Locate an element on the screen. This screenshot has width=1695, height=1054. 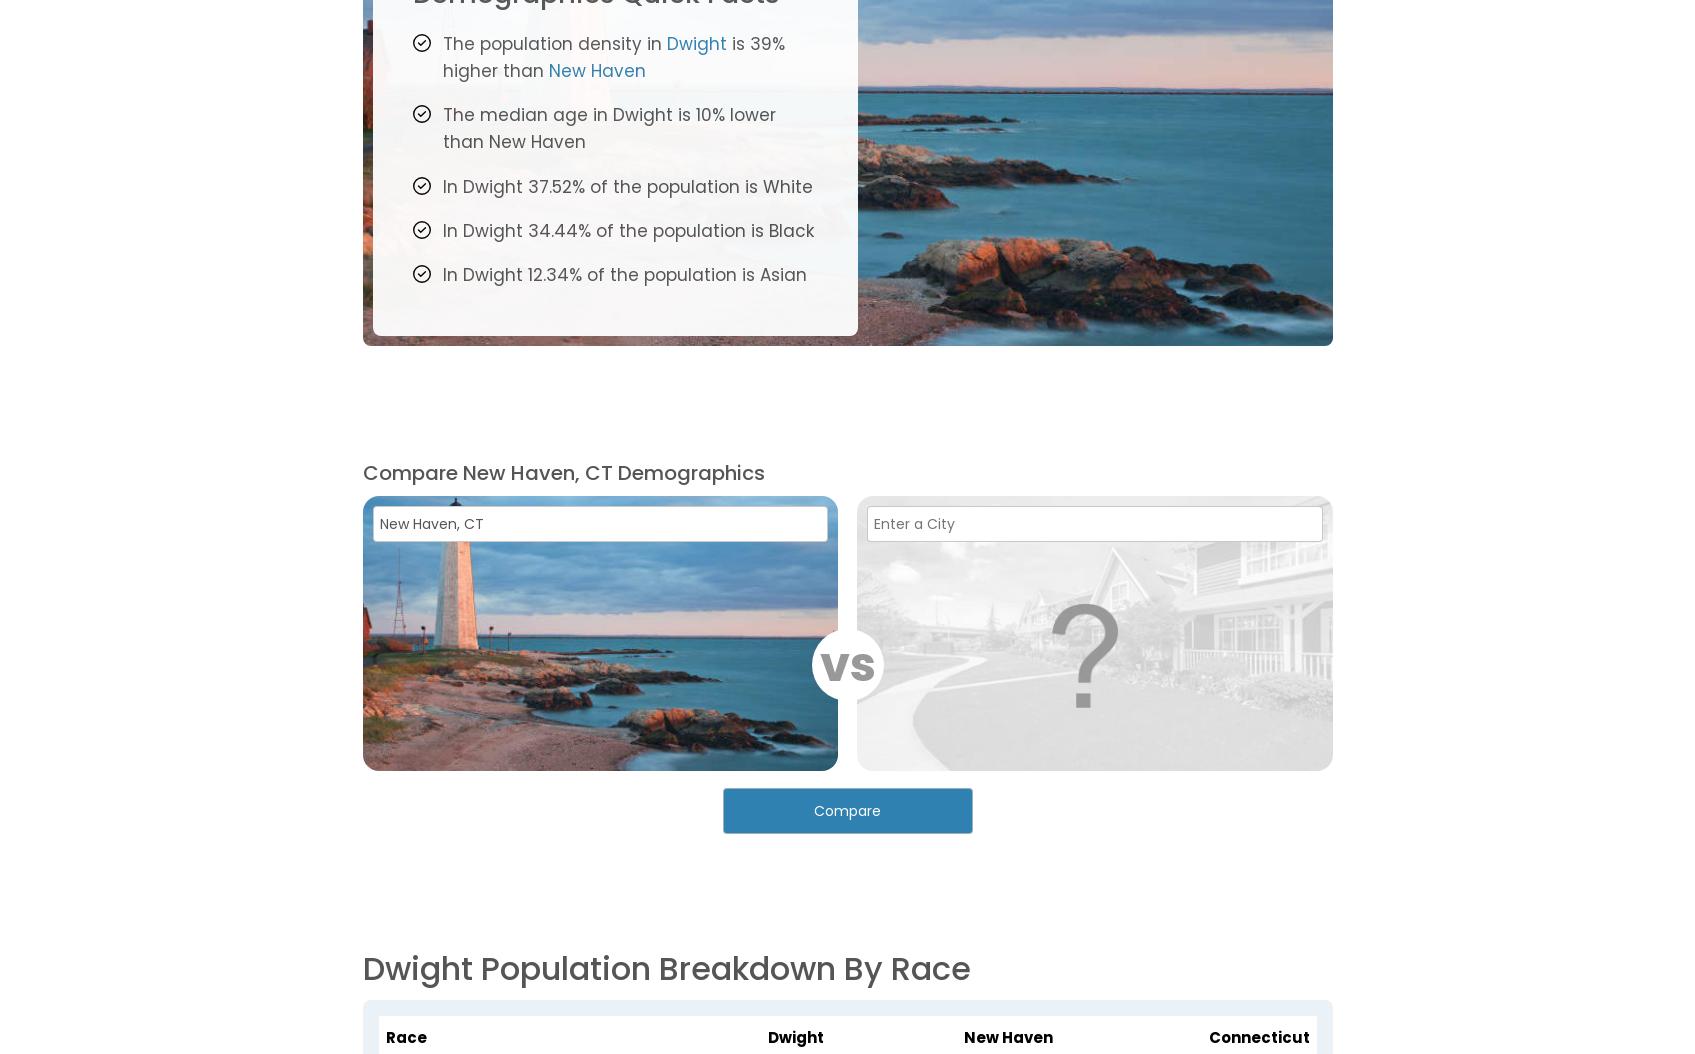
'In Dwight 37.52% of the population is White' is located at coordinates (442, 185).